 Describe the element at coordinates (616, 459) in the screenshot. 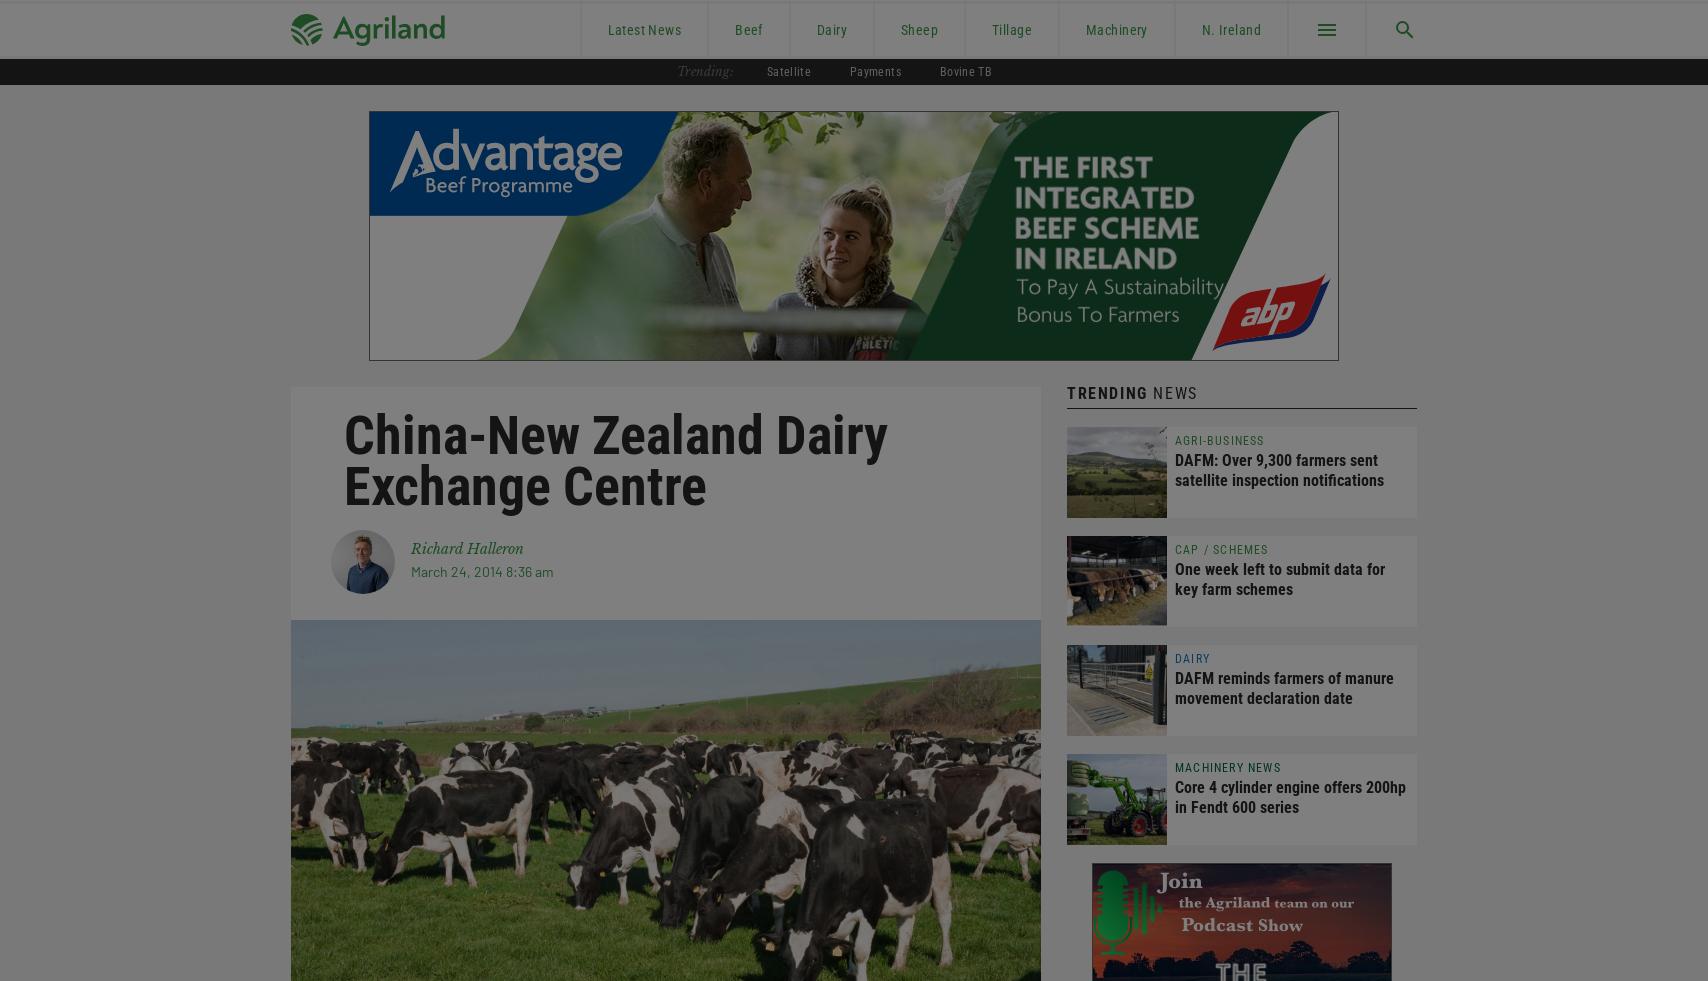

I see `'China-New Zealand Dairy Exchange Centre'` at that location.